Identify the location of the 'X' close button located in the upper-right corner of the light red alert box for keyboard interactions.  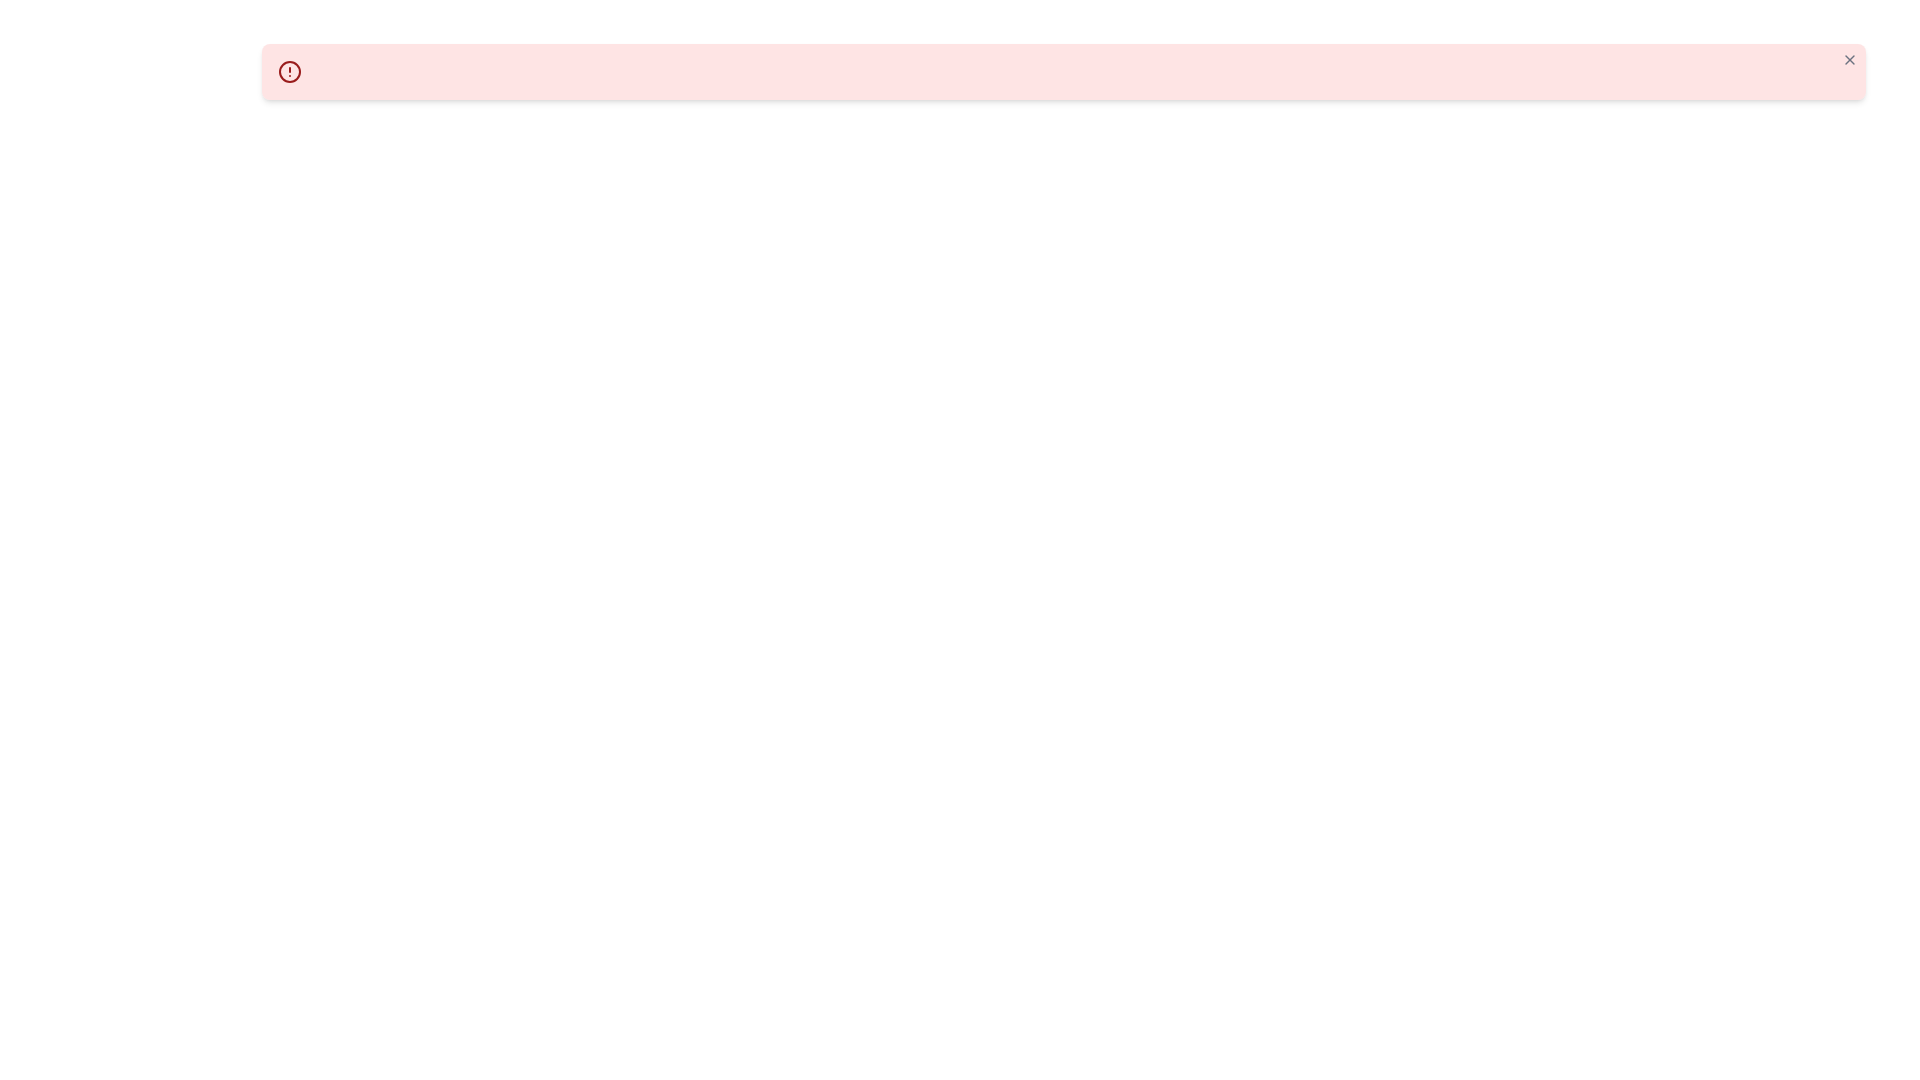
(1848, 59).